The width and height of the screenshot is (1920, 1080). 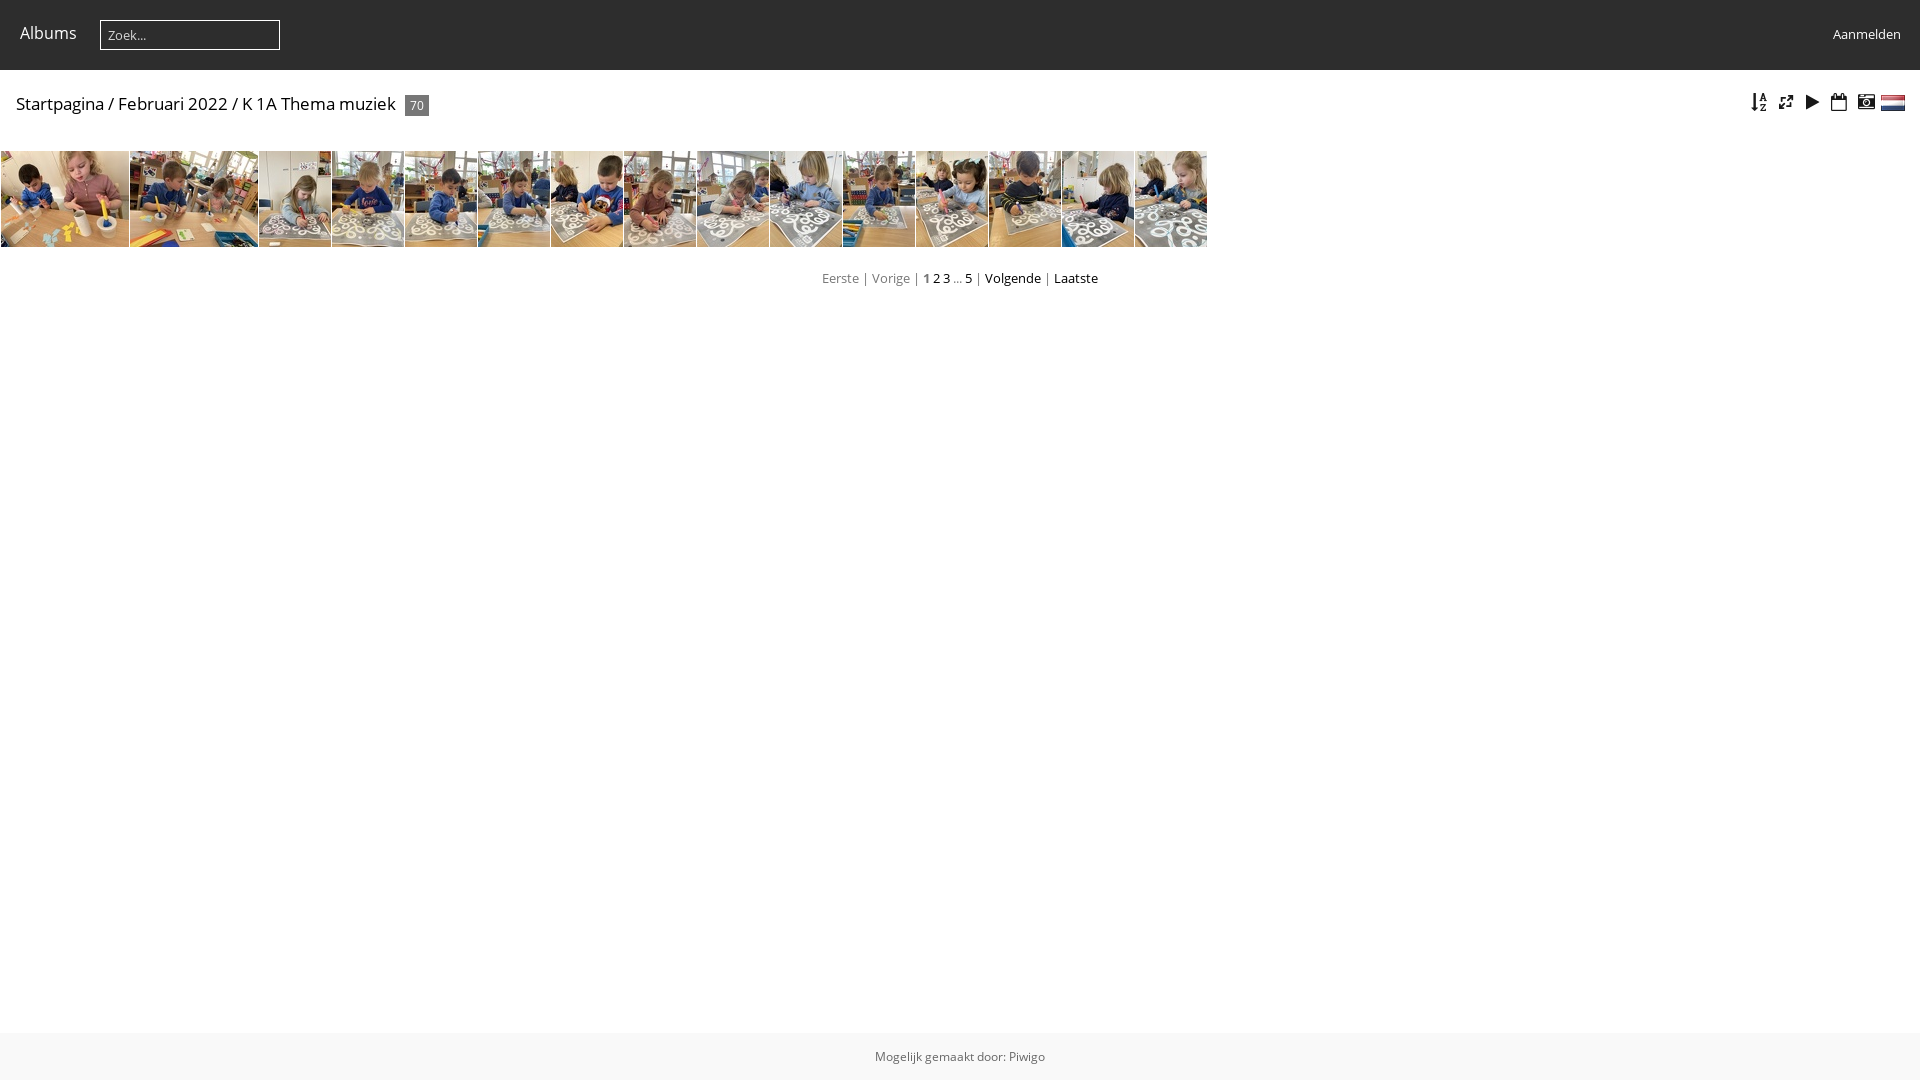 I want to click on 'Piwigo', so click(x=1027, y=1055).